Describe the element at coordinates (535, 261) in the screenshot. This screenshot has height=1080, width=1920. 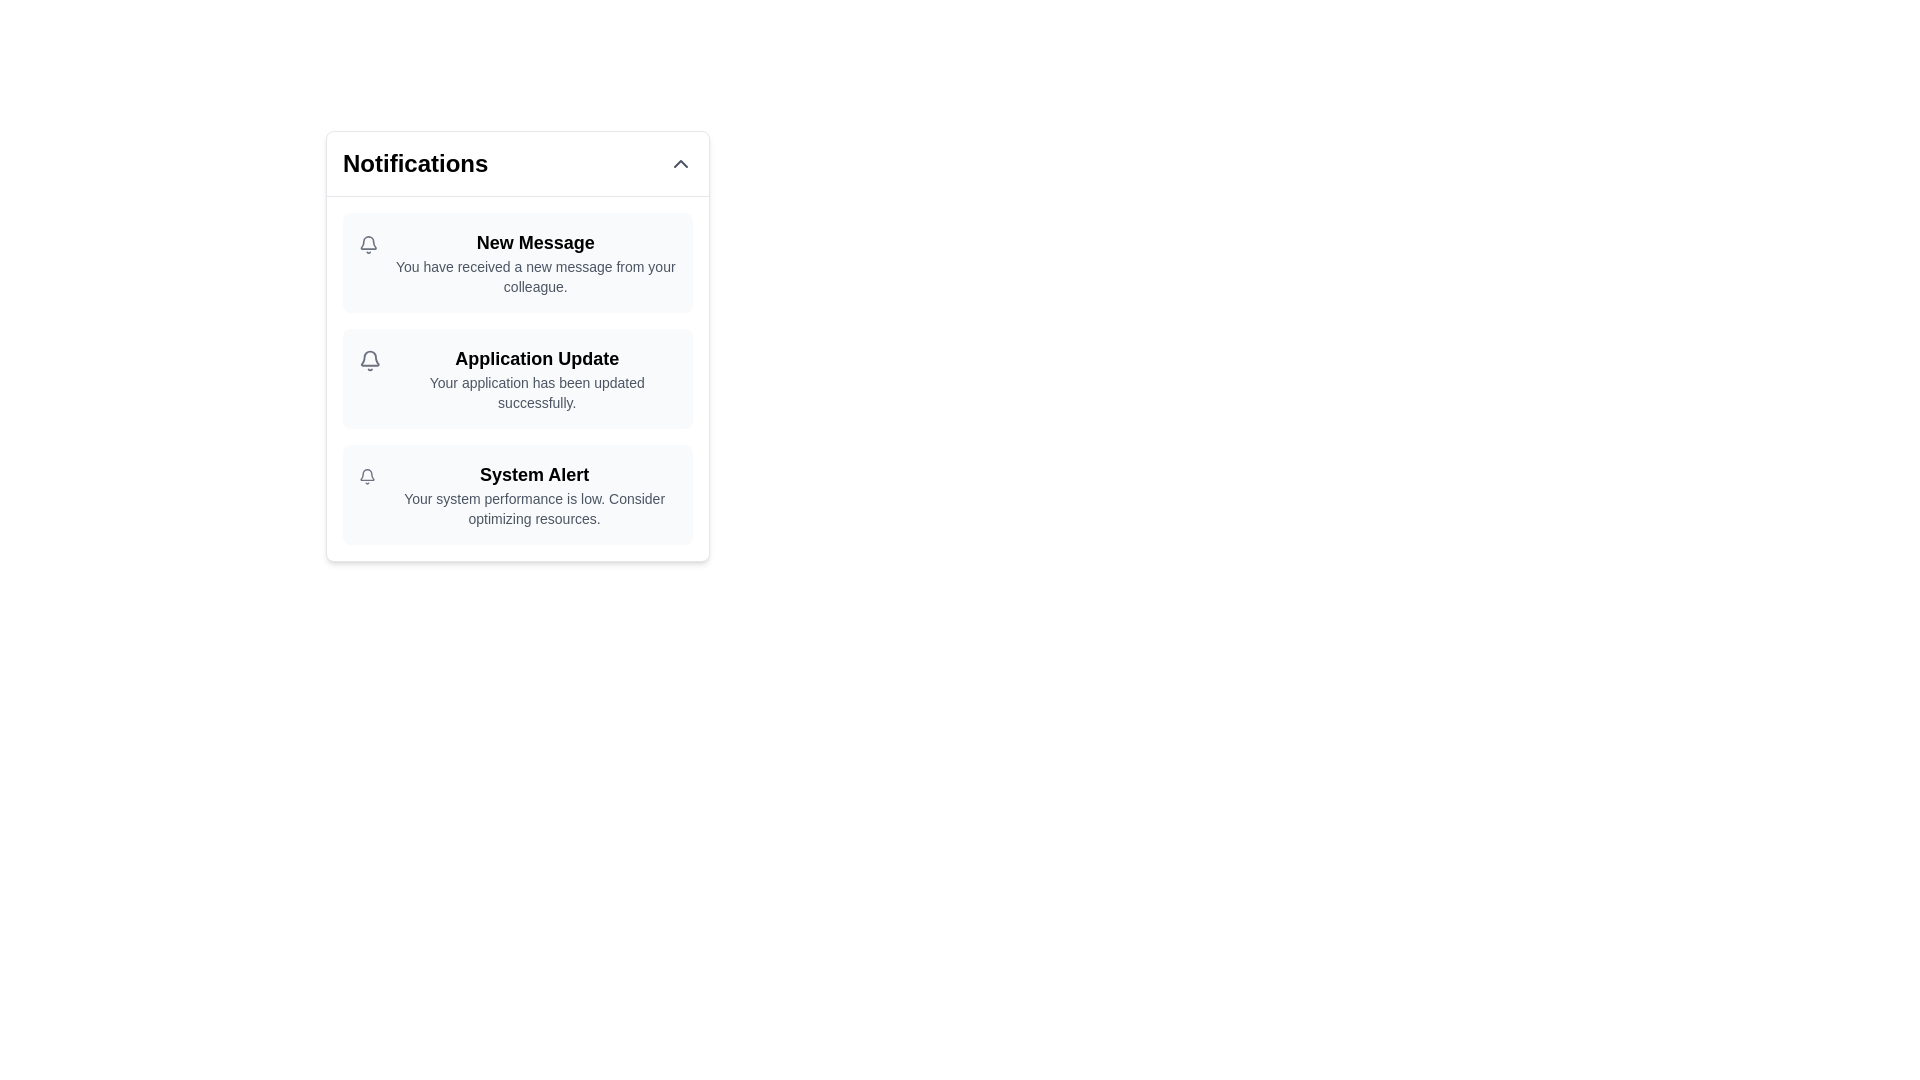
I see `the notification summary text block, which is the first item in the vertical notification list located below the 'Notifications' header` at that location.